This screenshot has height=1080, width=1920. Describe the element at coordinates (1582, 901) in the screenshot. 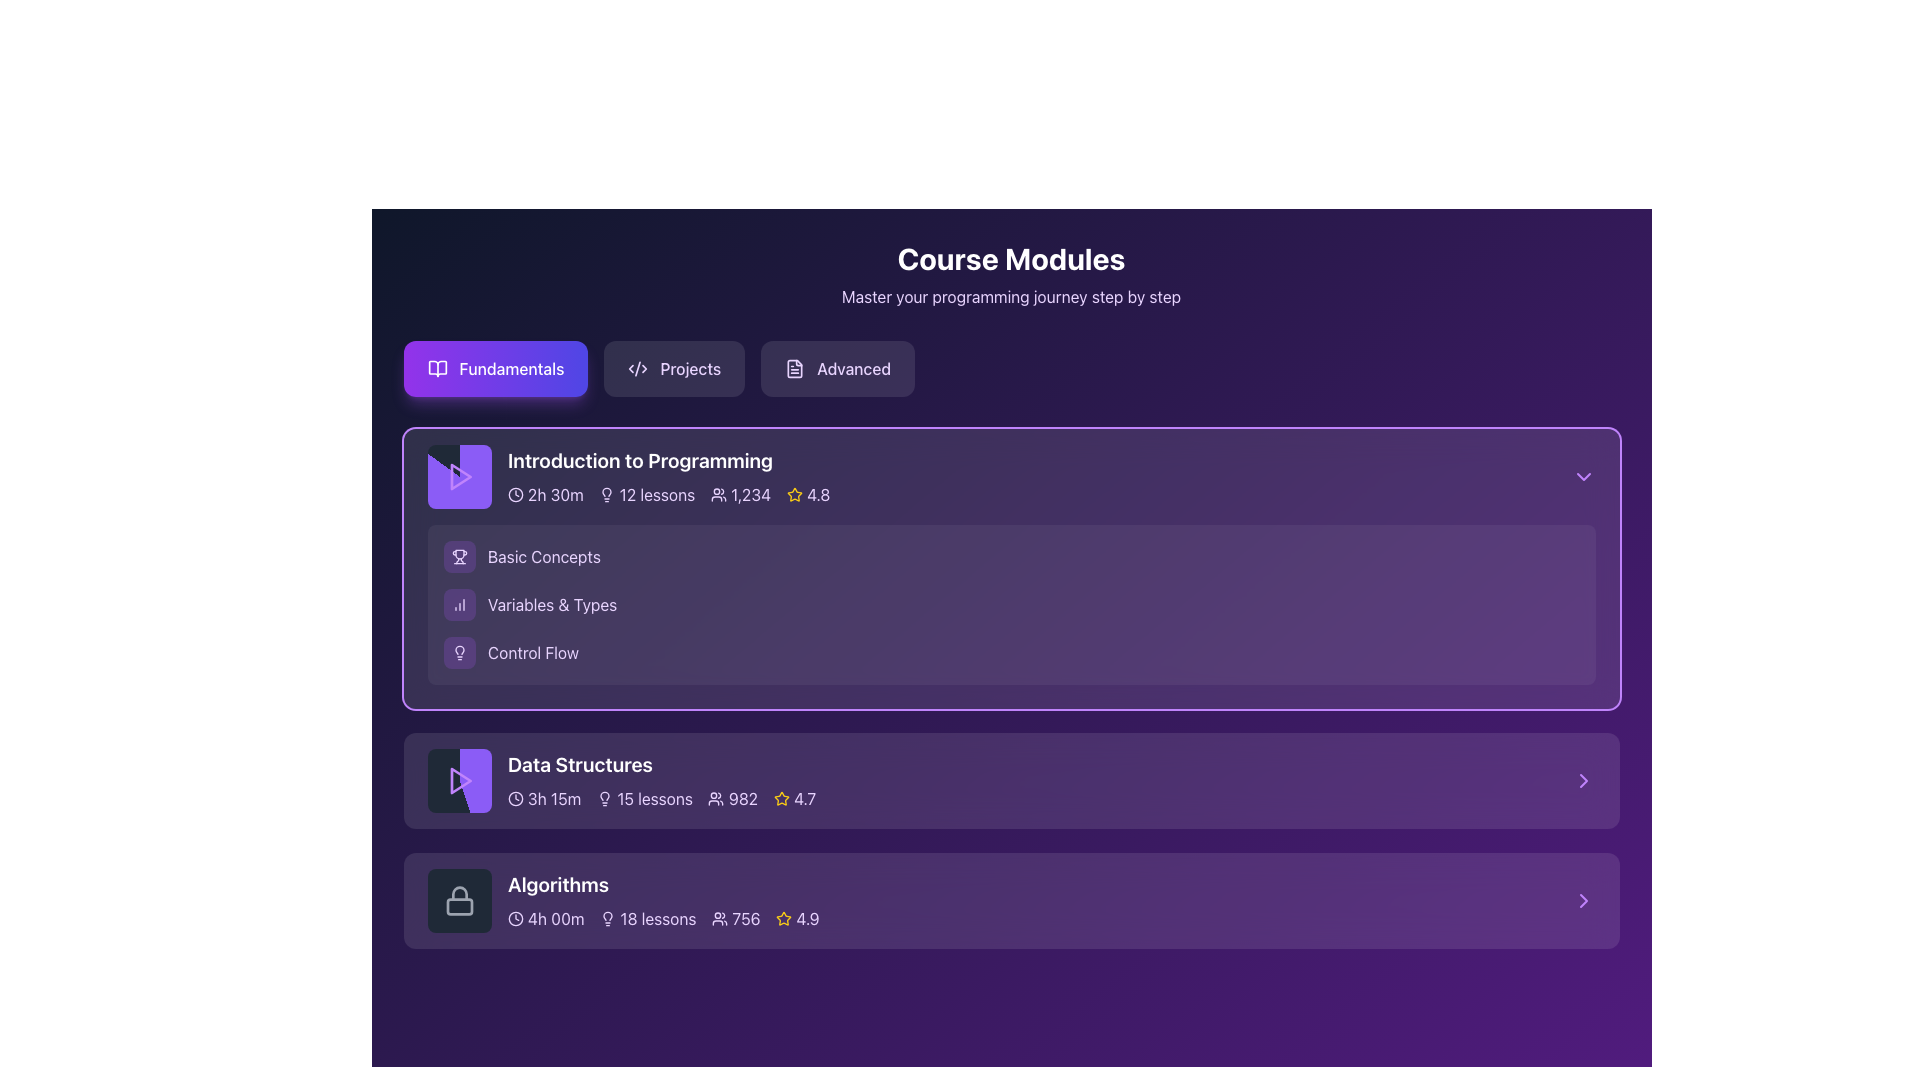

I see `the arrow icon located at the bottom right corner of the 'Algorithms' section` at that location.